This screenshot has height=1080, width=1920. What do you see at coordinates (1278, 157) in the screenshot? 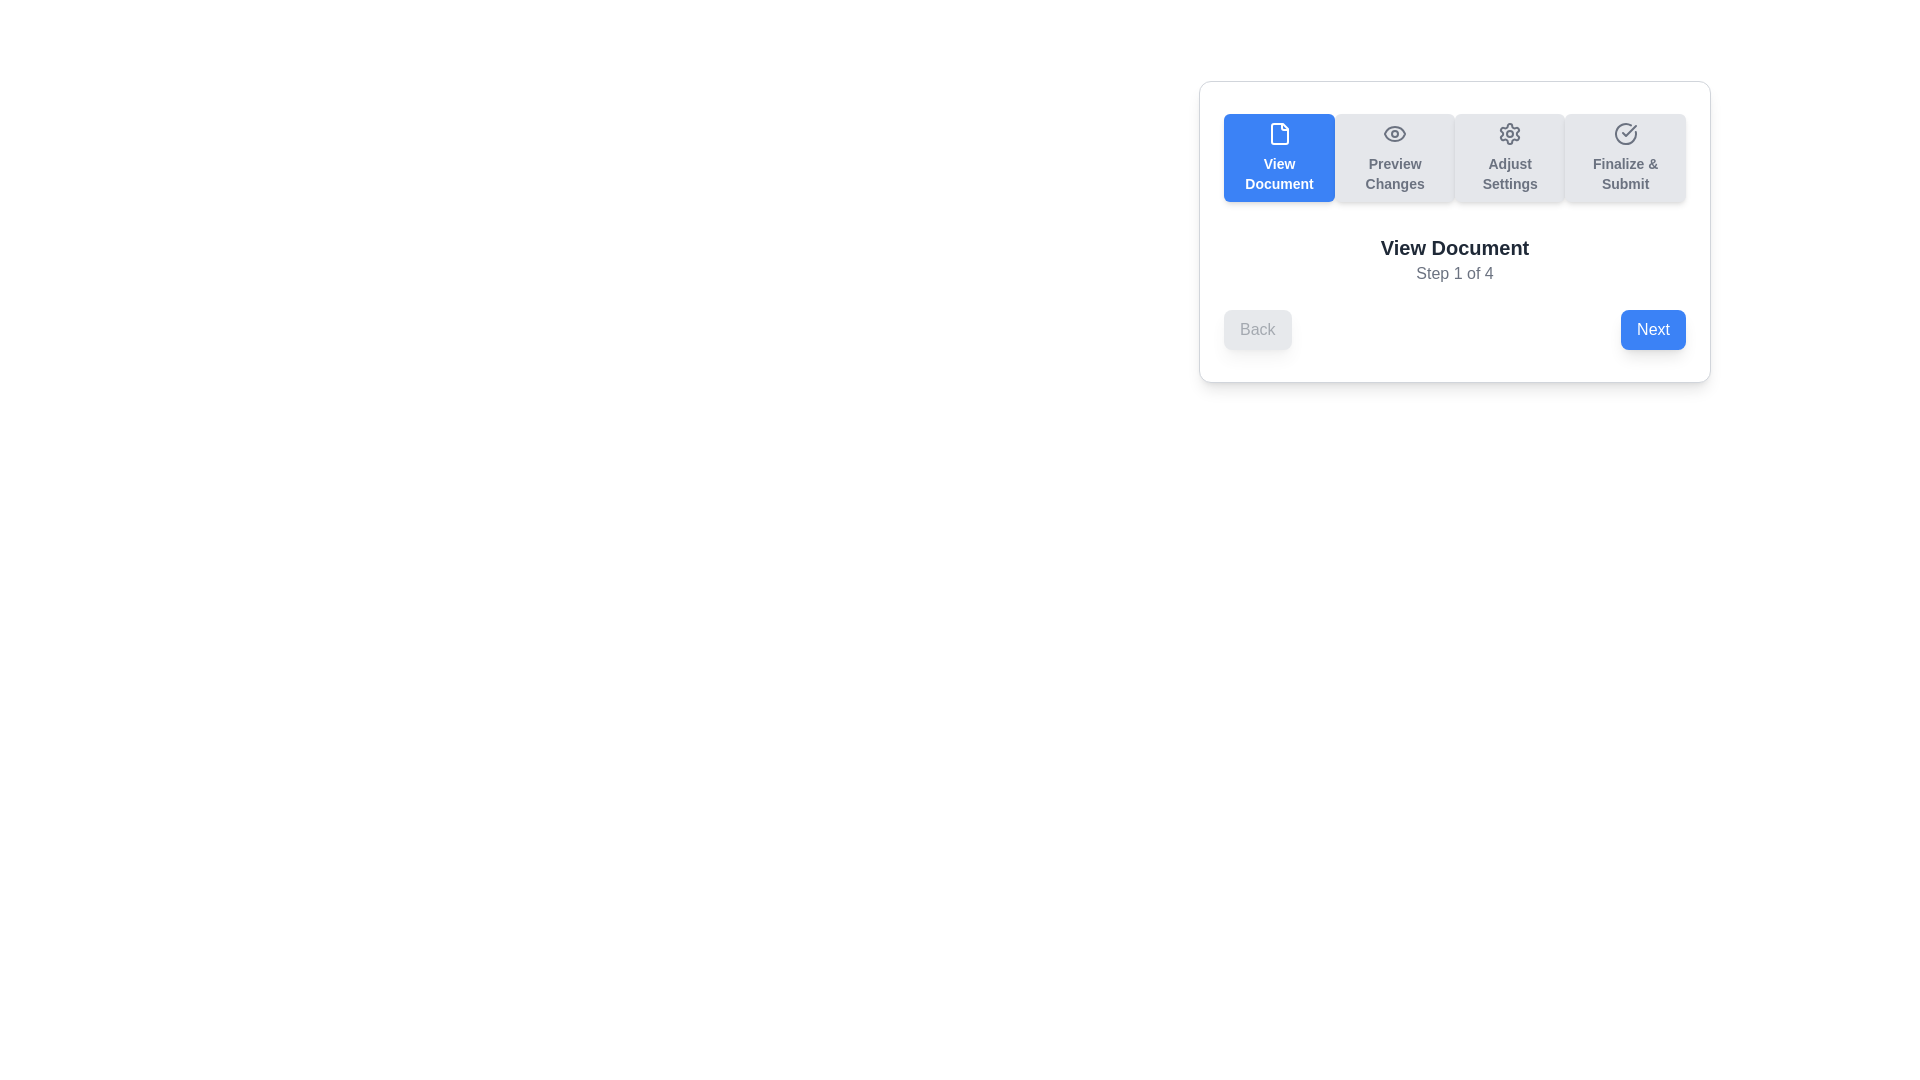
I see `the highlighted step indicator 'View Document' to view additional details` at bounding box center [1278, 157].